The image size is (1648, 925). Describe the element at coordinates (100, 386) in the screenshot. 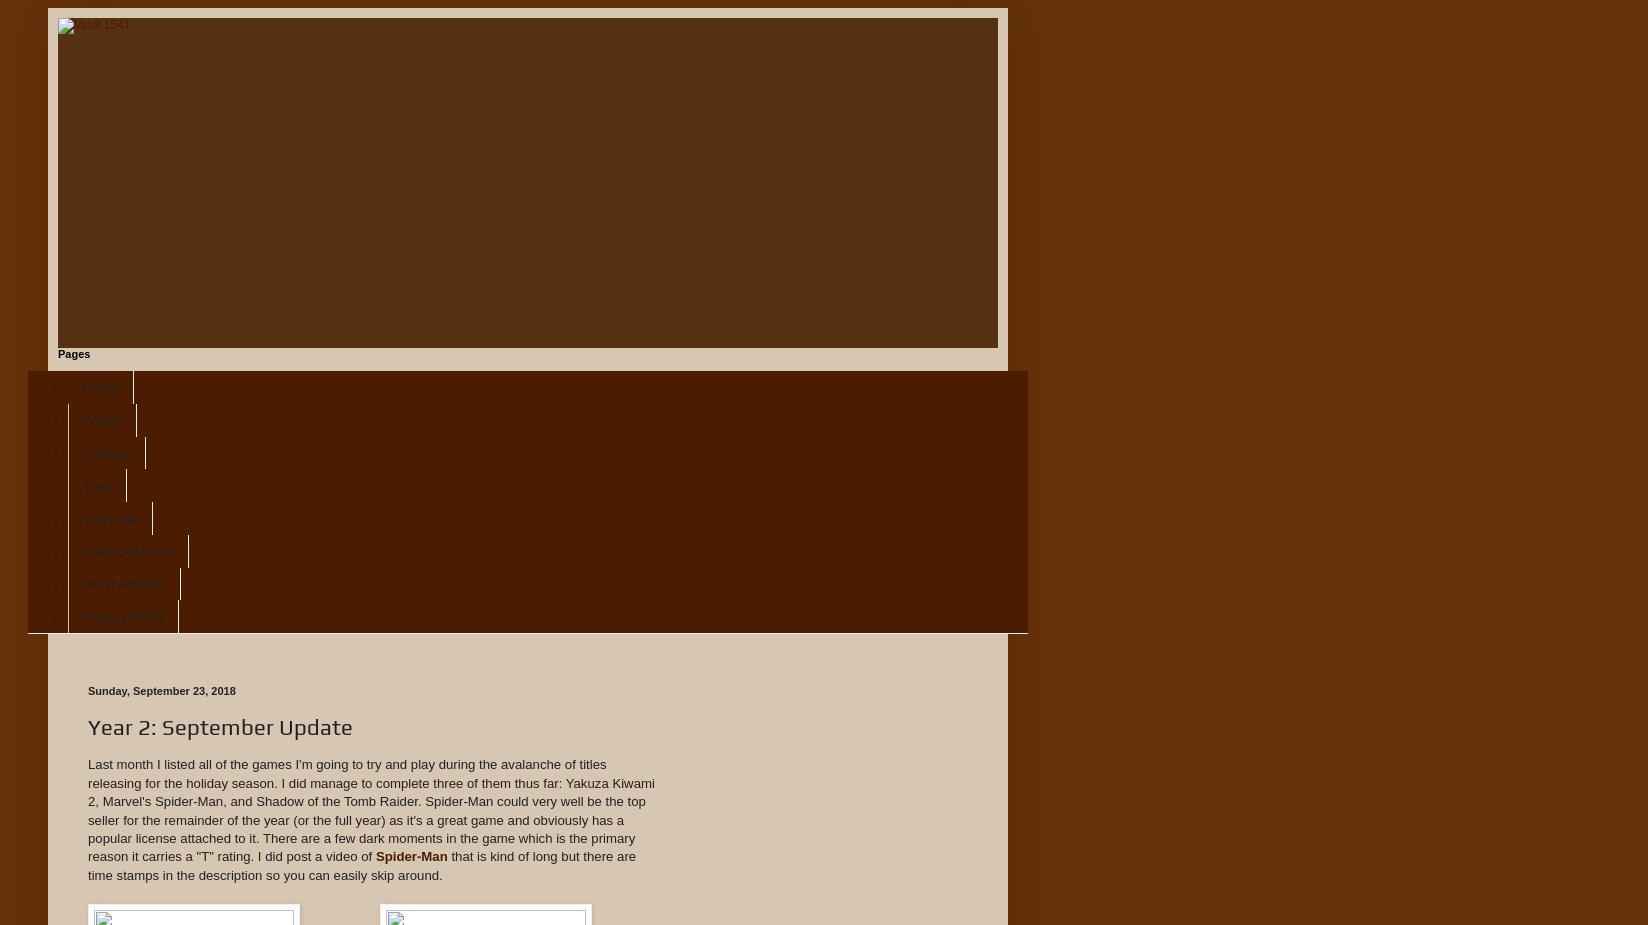

I see `'Home'` at that location.